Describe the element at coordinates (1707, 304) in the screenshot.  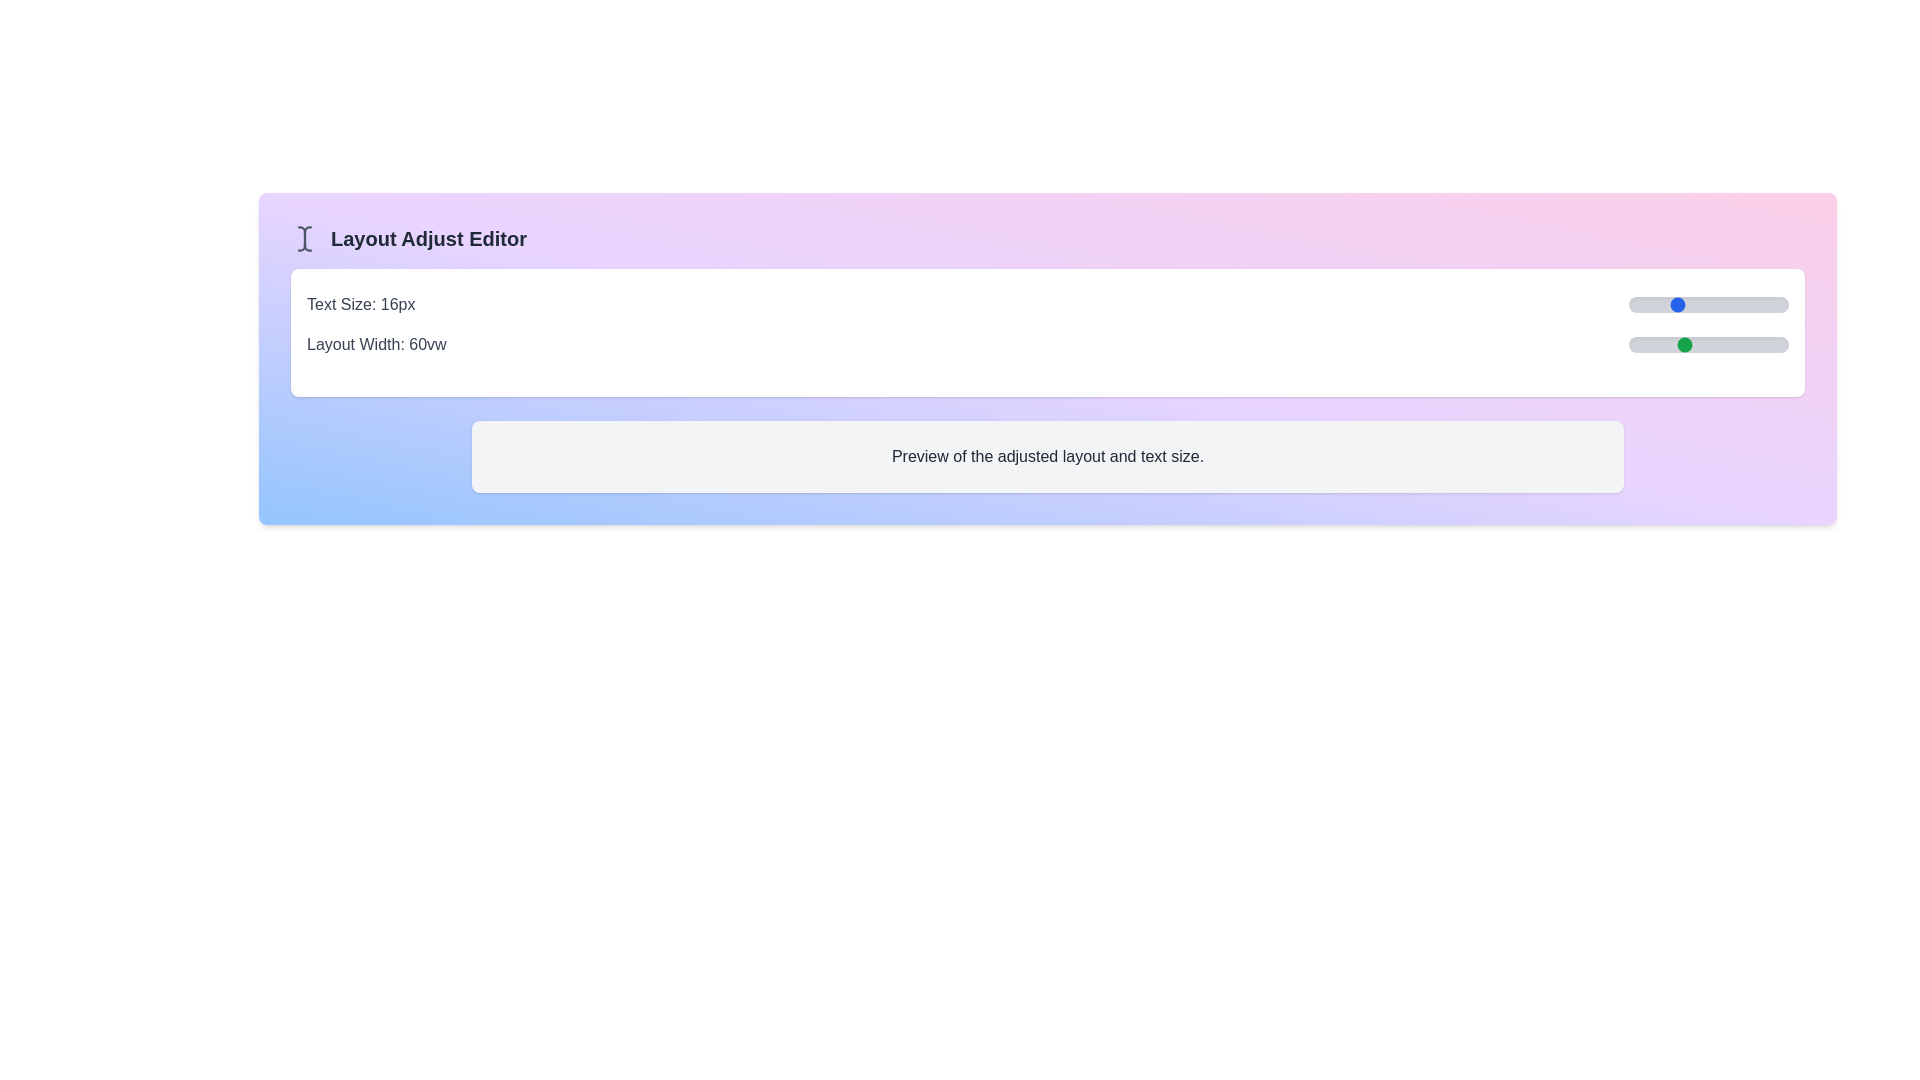
I see `the blue thumb of the horizontal range slider located in the row labeled 'Text Size: 16px'` at that location.